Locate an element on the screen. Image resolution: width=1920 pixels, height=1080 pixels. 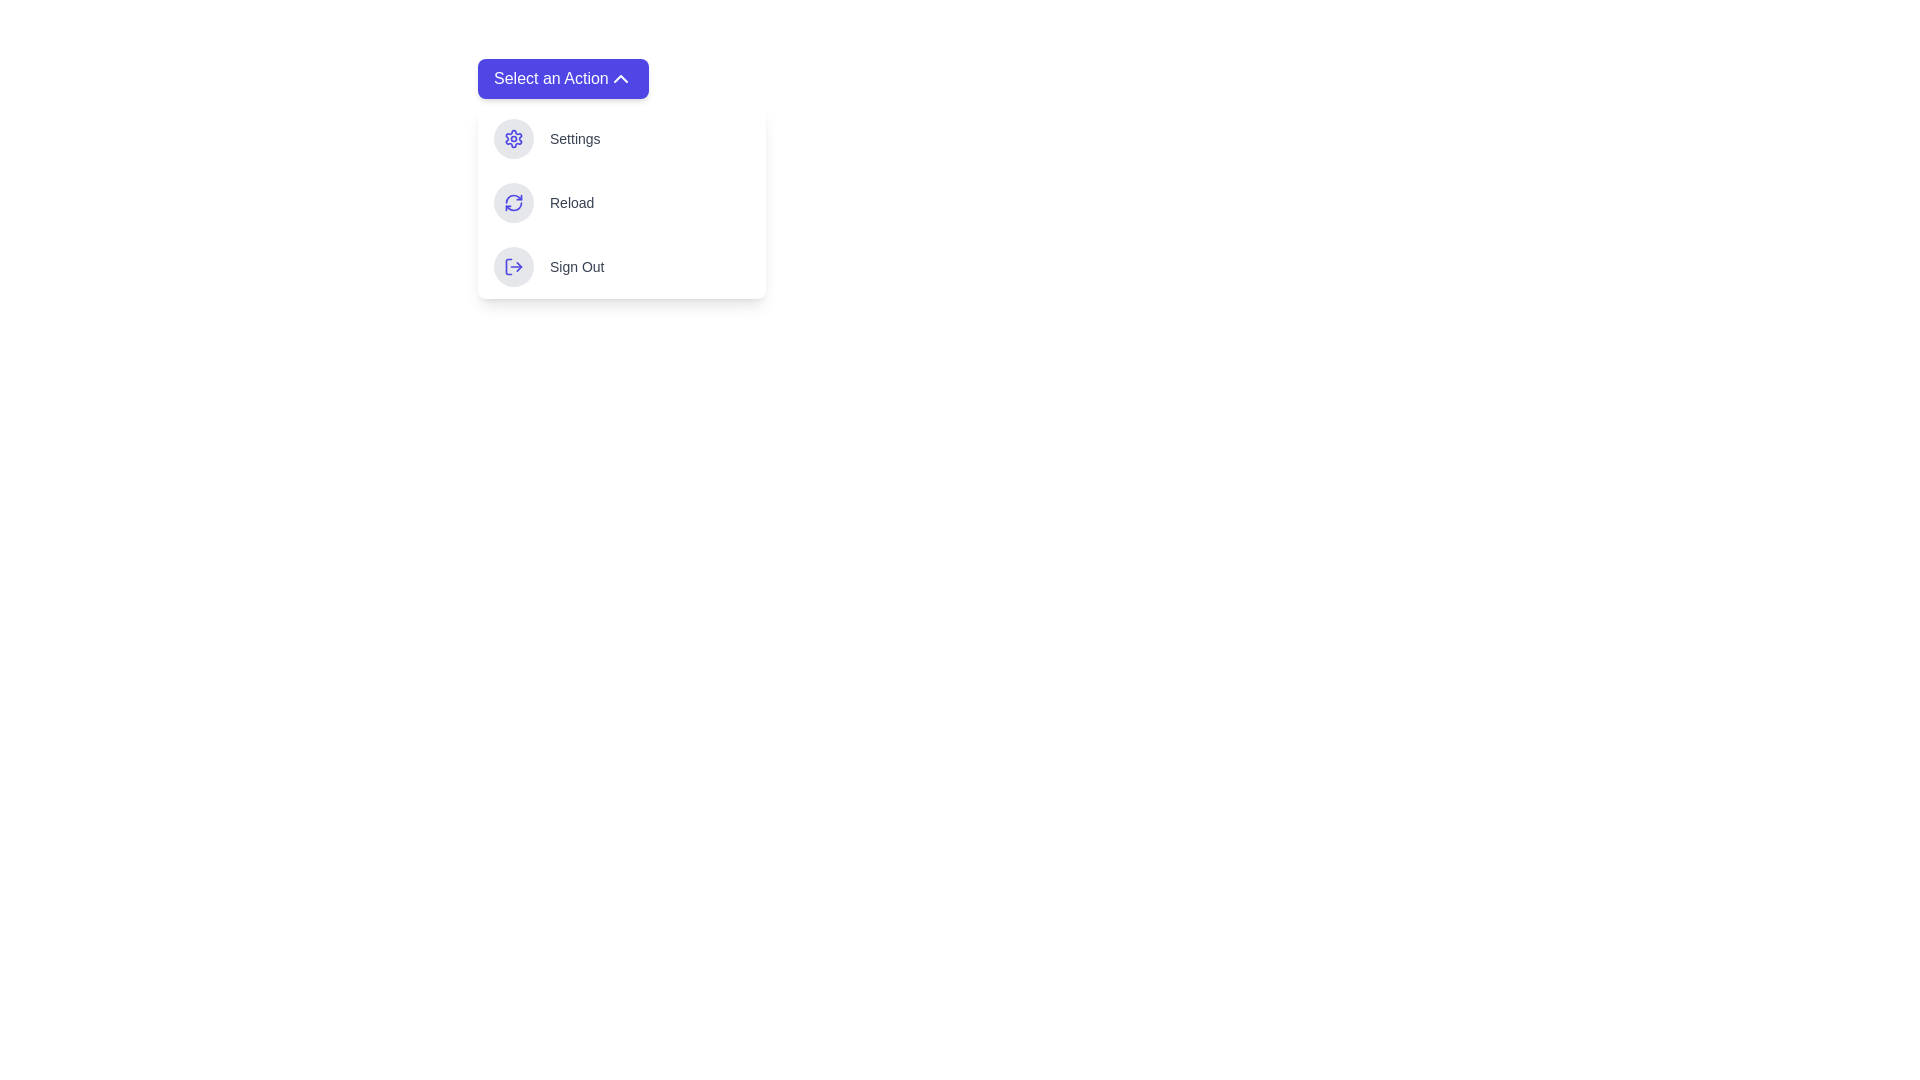
the chevron-up icon located on the right edge of the 'Select an Action' button is located at coordinates (619, 77).